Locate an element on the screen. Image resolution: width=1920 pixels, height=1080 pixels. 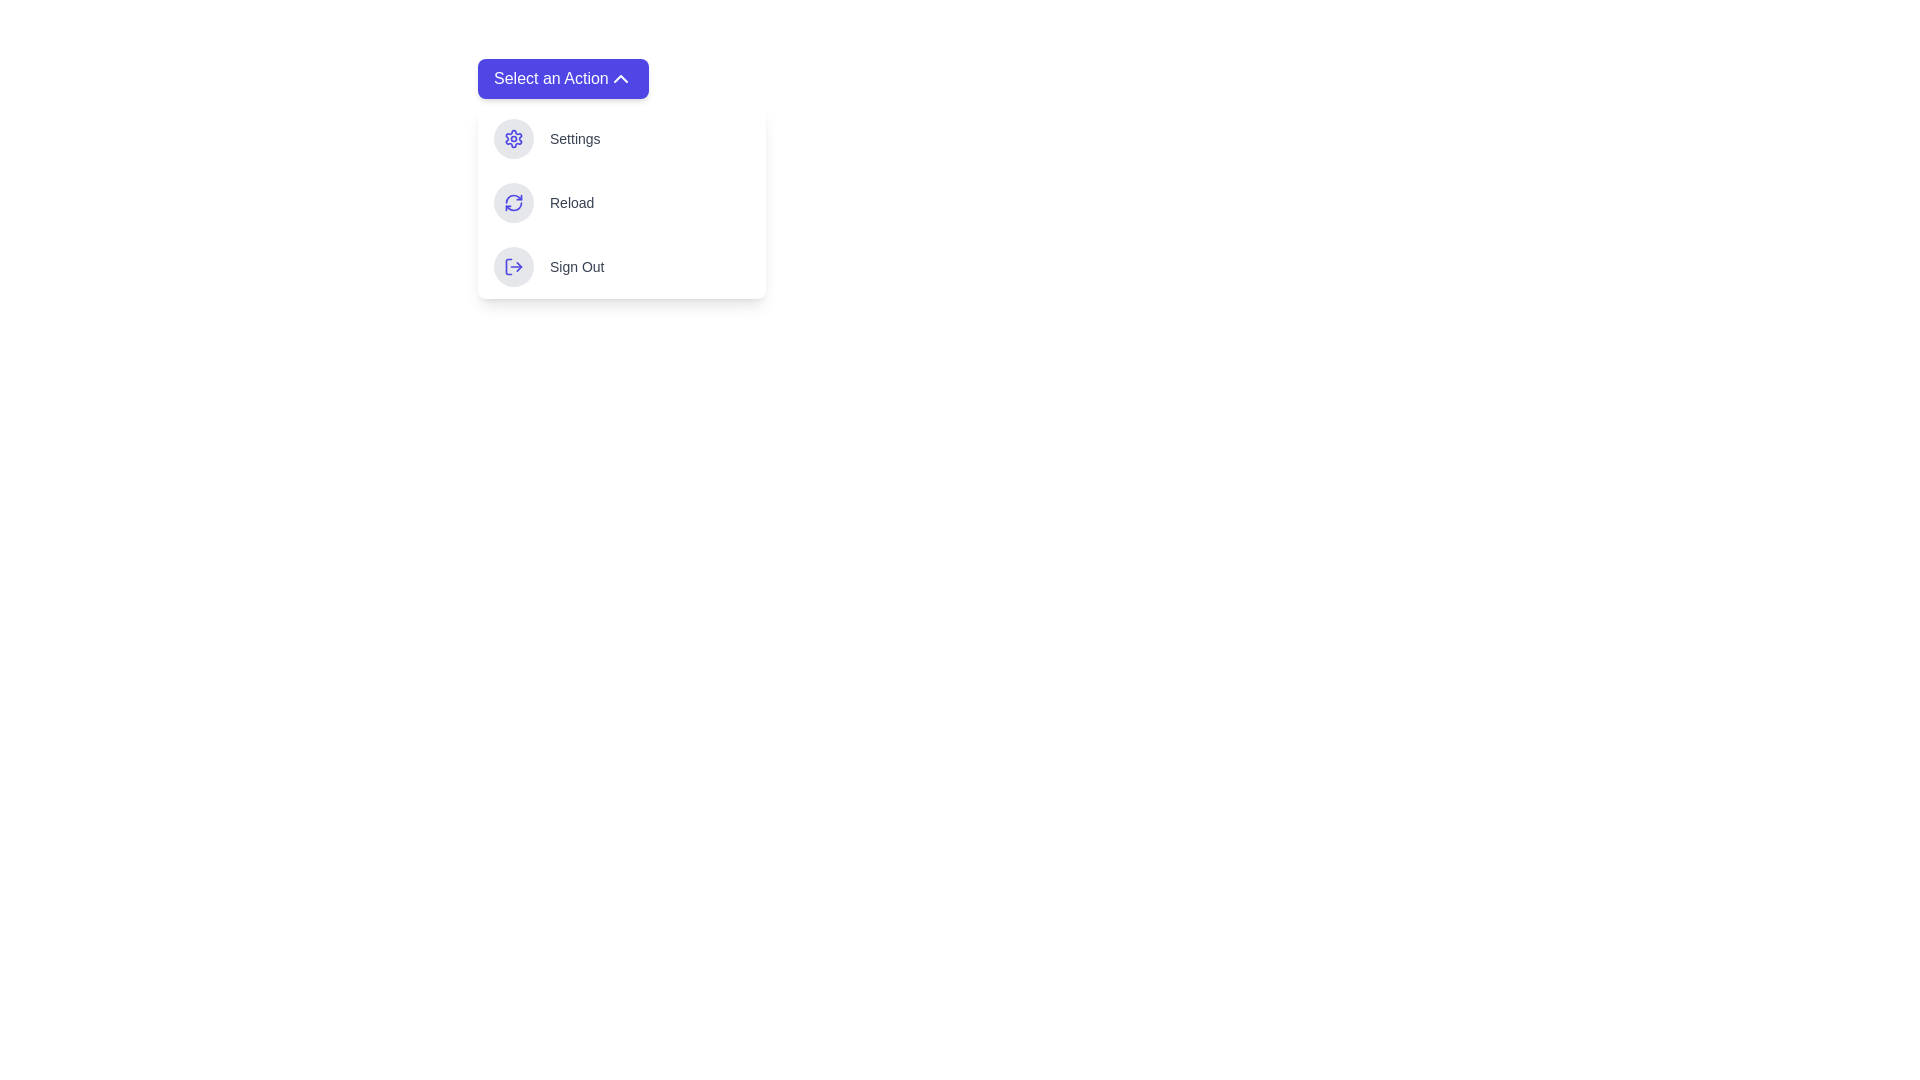
the chevron-up icon located on the right edge of the 'Select an Action' button is located at coordinates (619, 77).